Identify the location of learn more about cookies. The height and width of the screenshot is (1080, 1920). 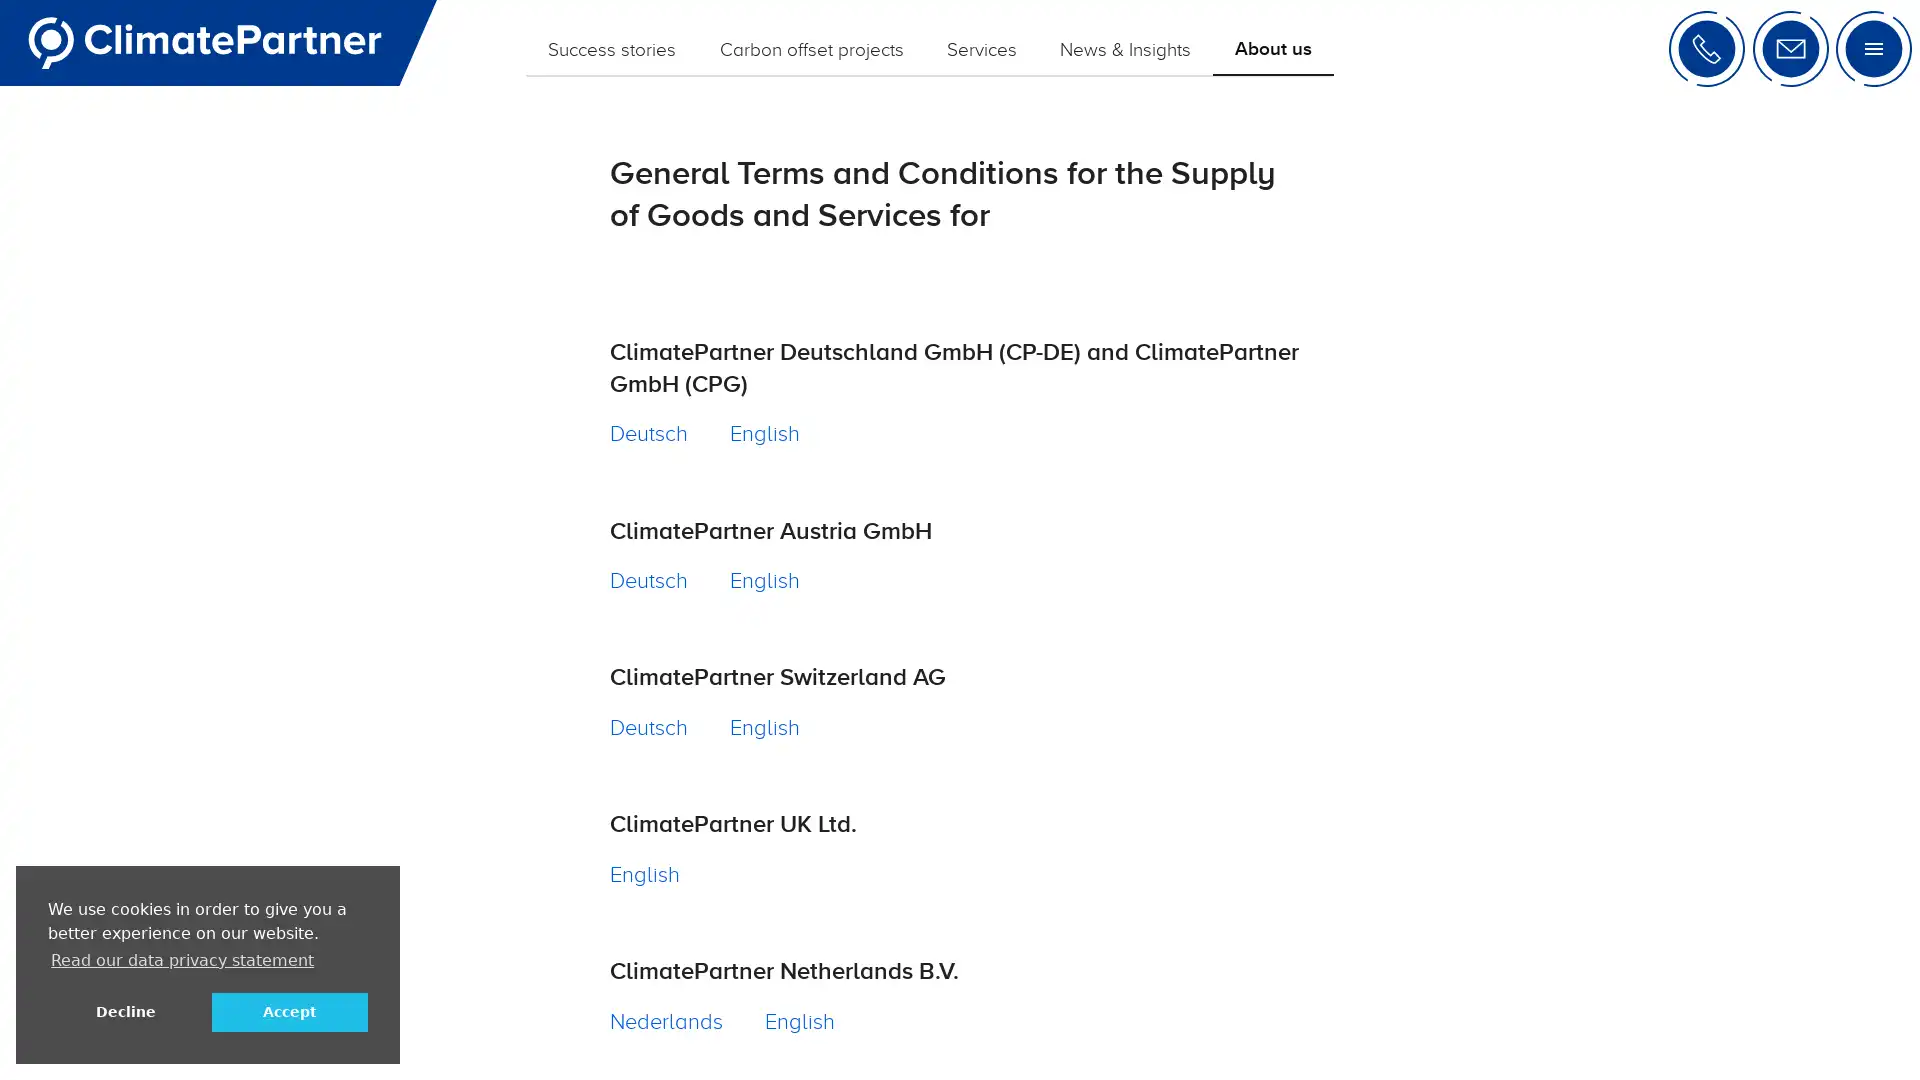
(182, 959).